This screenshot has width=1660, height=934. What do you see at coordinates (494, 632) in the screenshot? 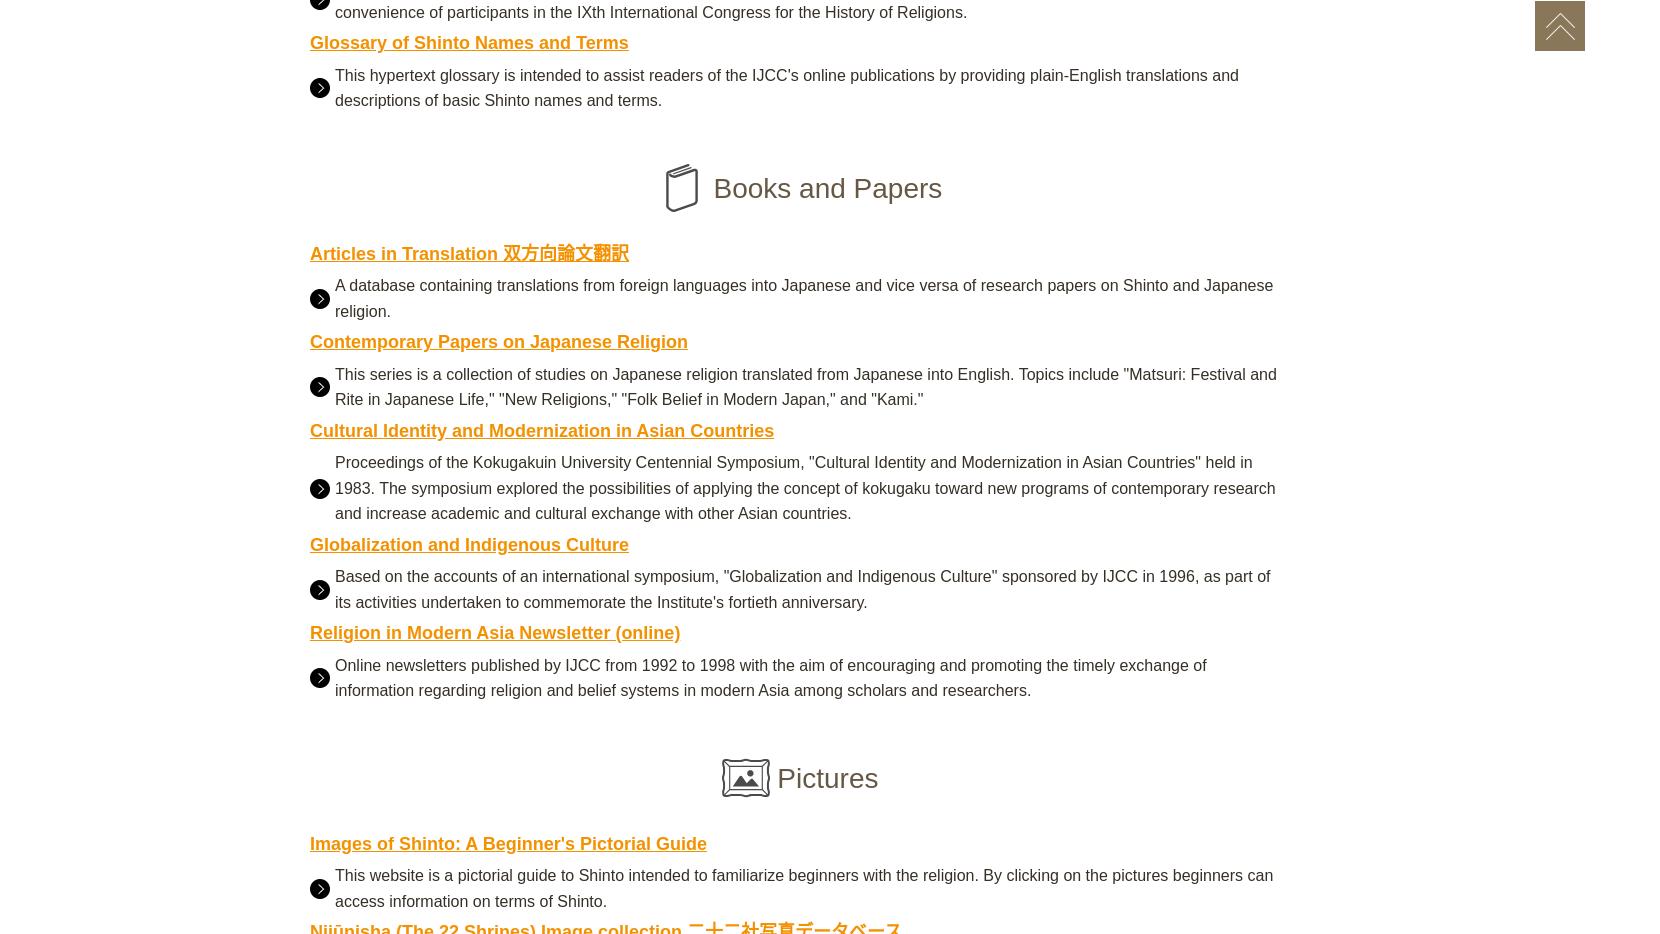
I see `'Religion in Modern Asia Newsletter (online)'` at bounding box center [494, 632].